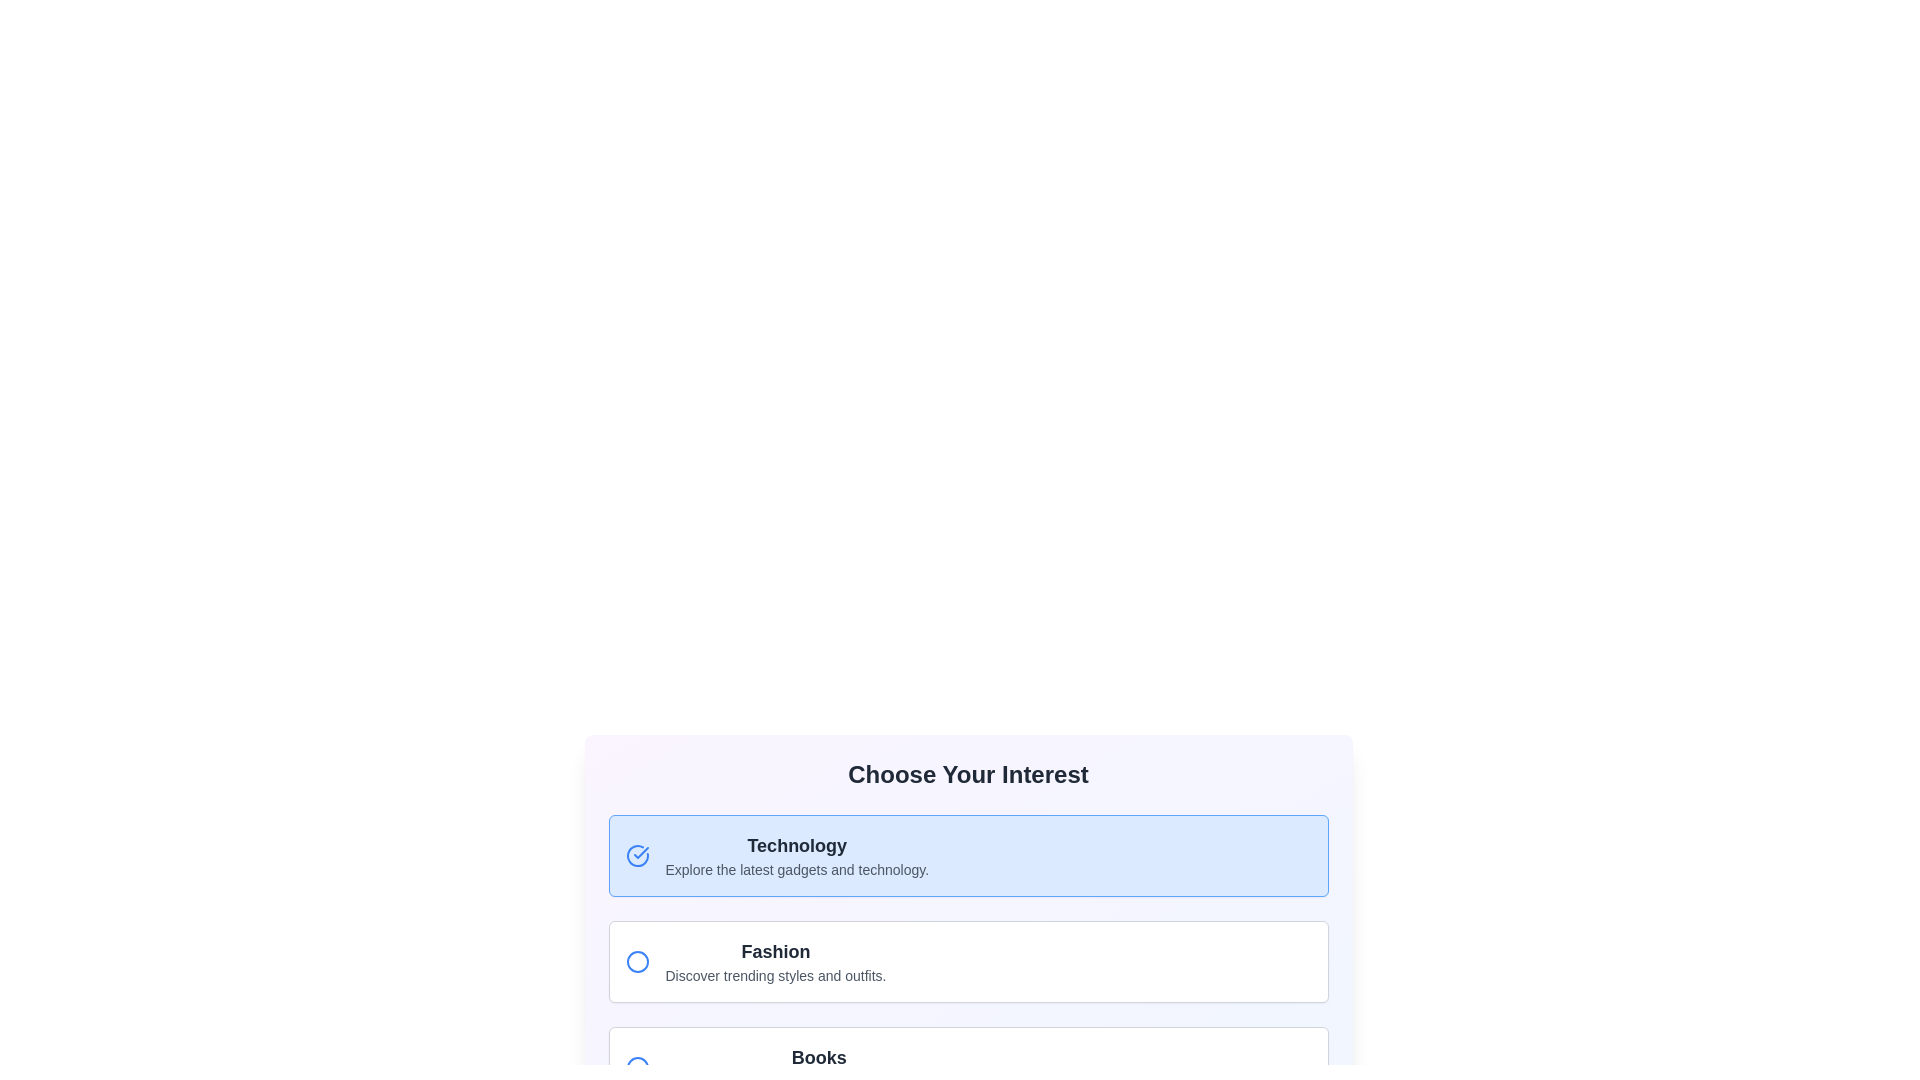 The width and height of the screenshot is (1920, 1080). I want to click on the blue checkmark icon located to the left of the 'Technology' label within the selection box, so click(641, 852).